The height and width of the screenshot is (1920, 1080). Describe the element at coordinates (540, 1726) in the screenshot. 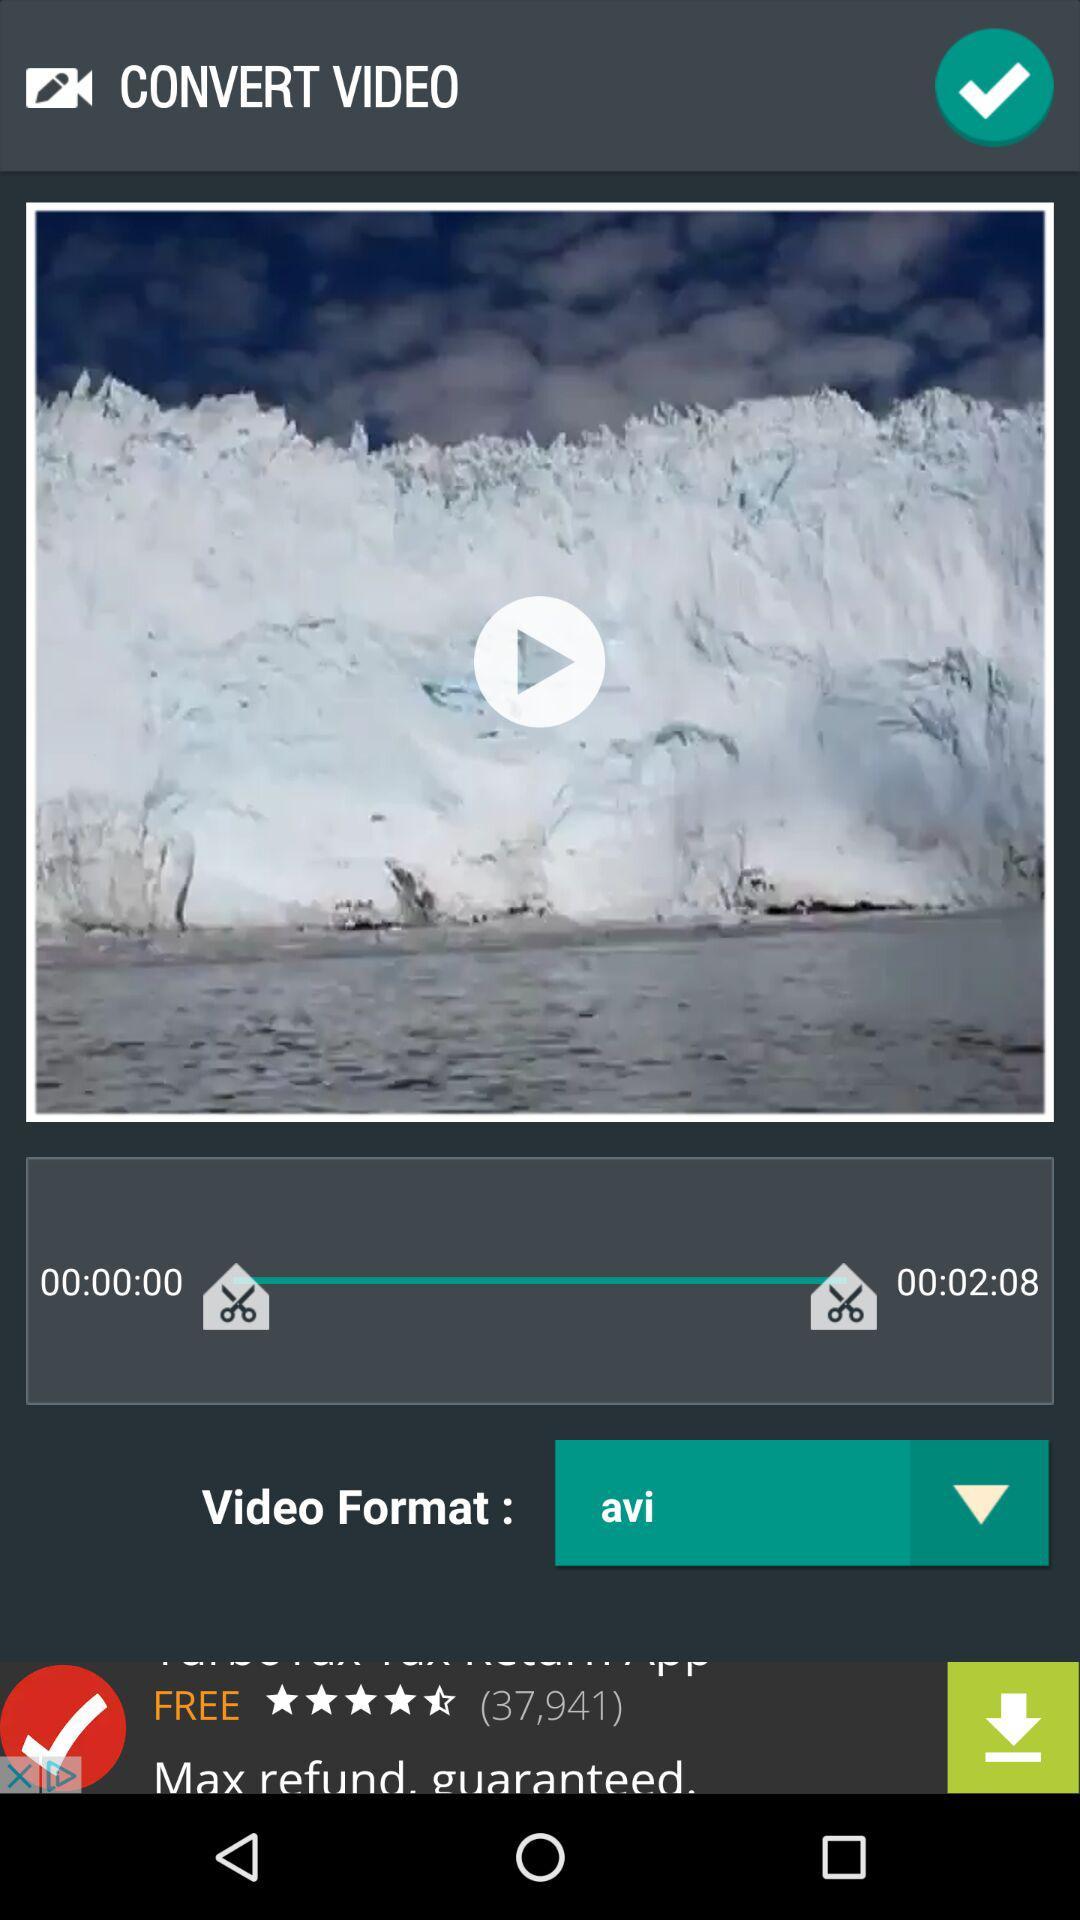

I see `another site` at that location.